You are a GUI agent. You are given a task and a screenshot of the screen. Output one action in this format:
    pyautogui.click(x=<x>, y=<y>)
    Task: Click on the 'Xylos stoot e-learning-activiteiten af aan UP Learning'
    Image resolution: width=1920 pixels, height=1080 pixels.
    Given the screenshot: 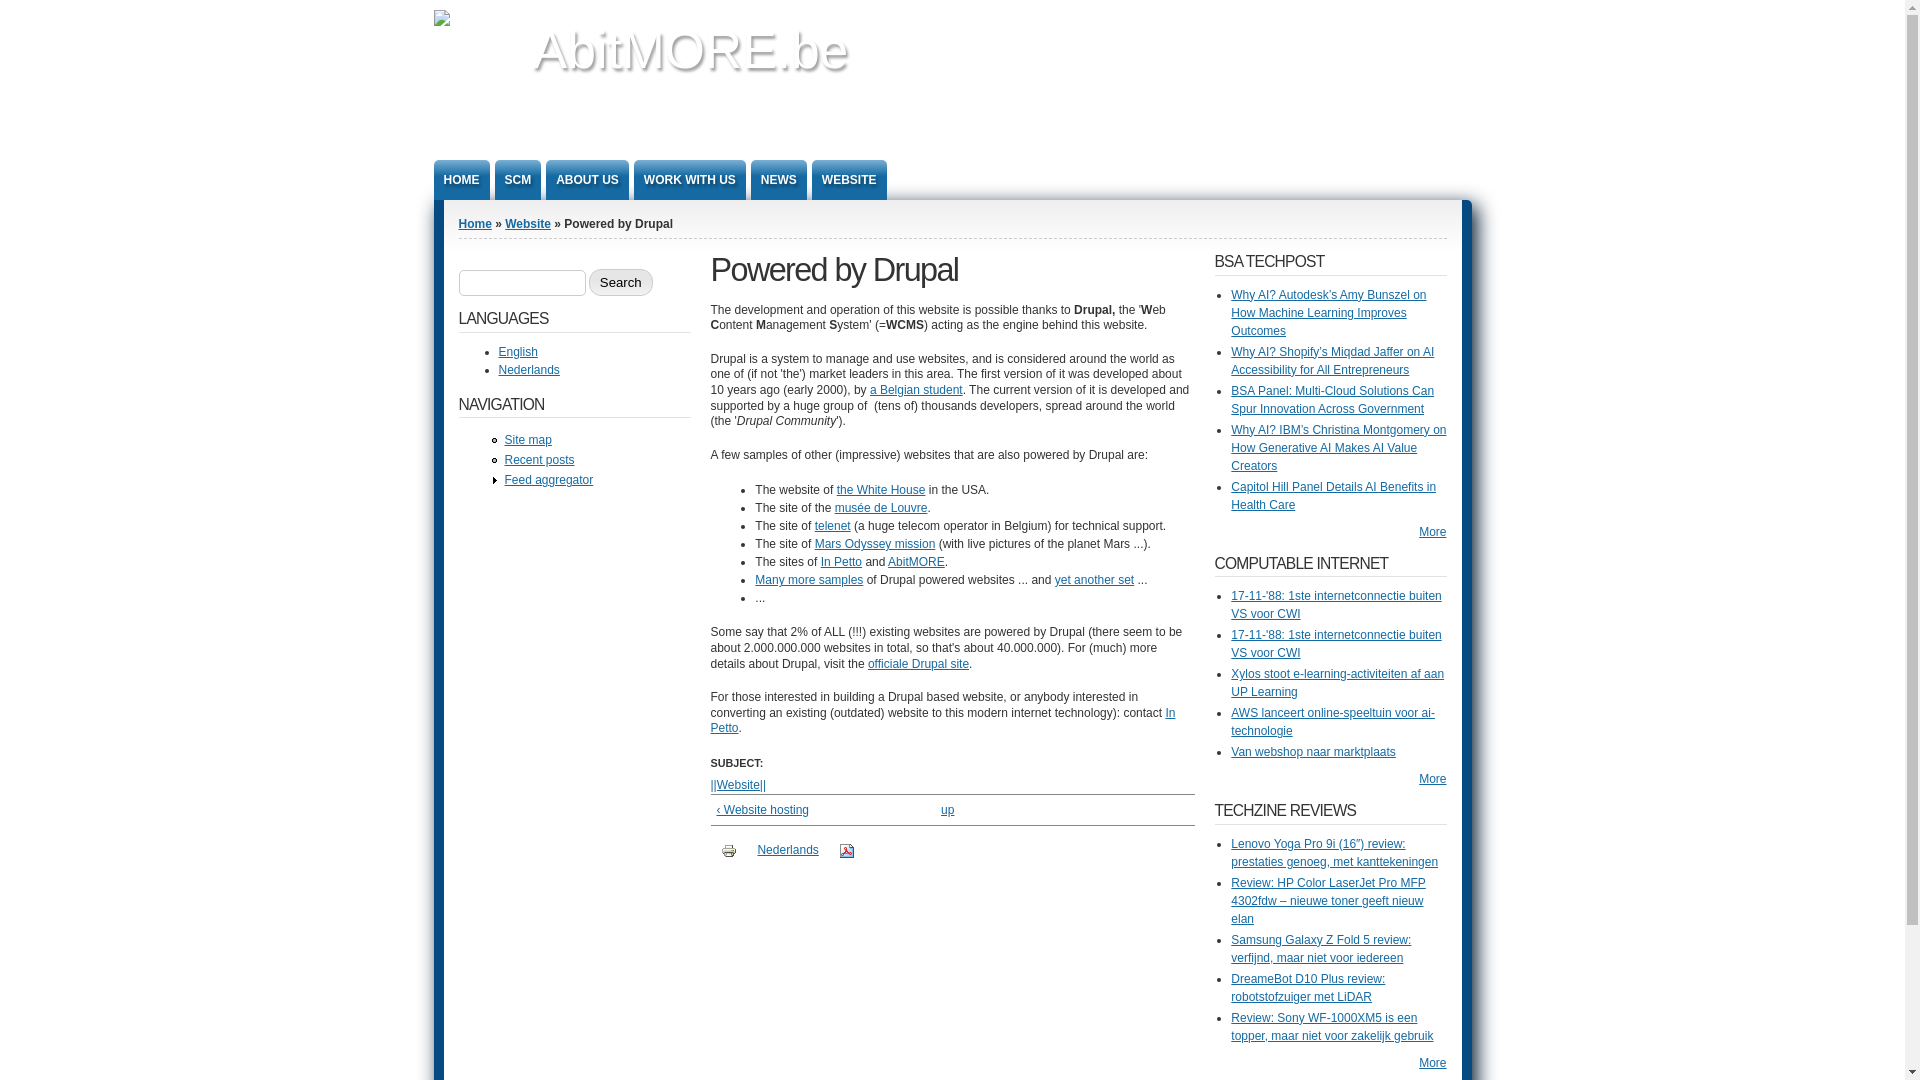 What is the action you would take?
    pyautogui.click(x=1229, y=681)
    